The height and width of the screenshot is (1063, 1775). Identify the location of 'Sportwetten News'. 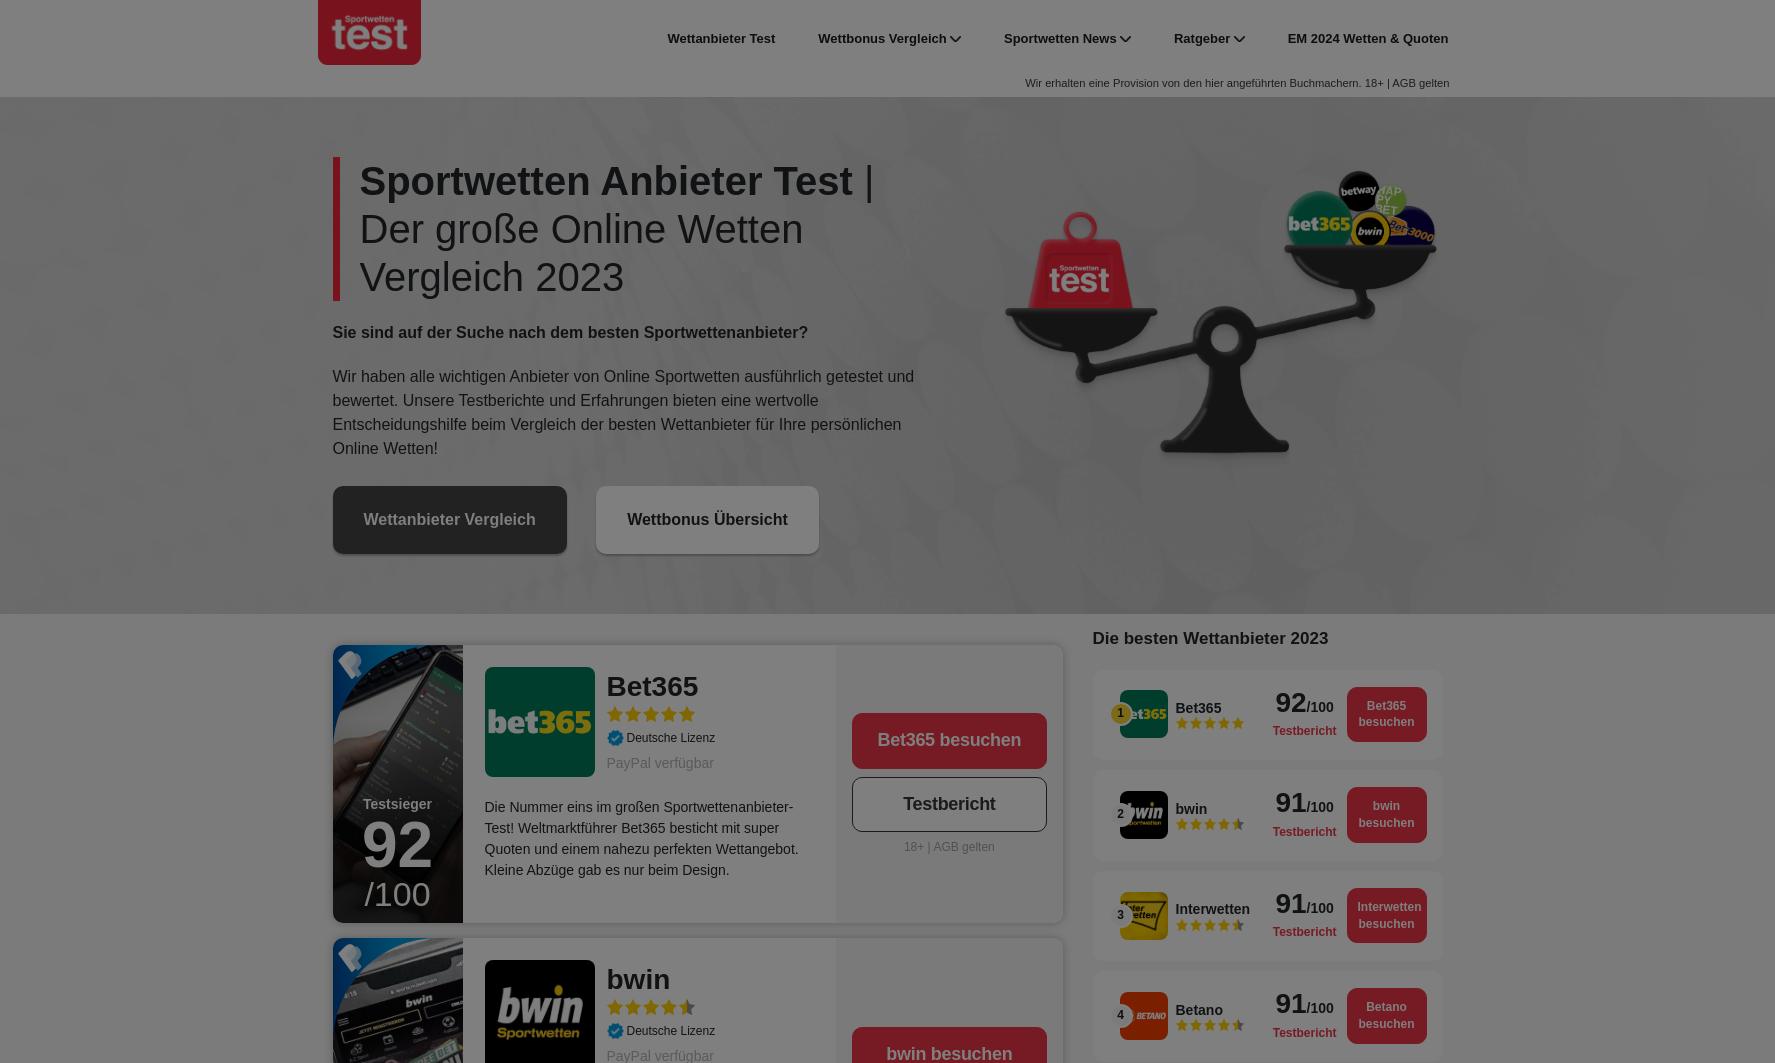
(1002, 38).